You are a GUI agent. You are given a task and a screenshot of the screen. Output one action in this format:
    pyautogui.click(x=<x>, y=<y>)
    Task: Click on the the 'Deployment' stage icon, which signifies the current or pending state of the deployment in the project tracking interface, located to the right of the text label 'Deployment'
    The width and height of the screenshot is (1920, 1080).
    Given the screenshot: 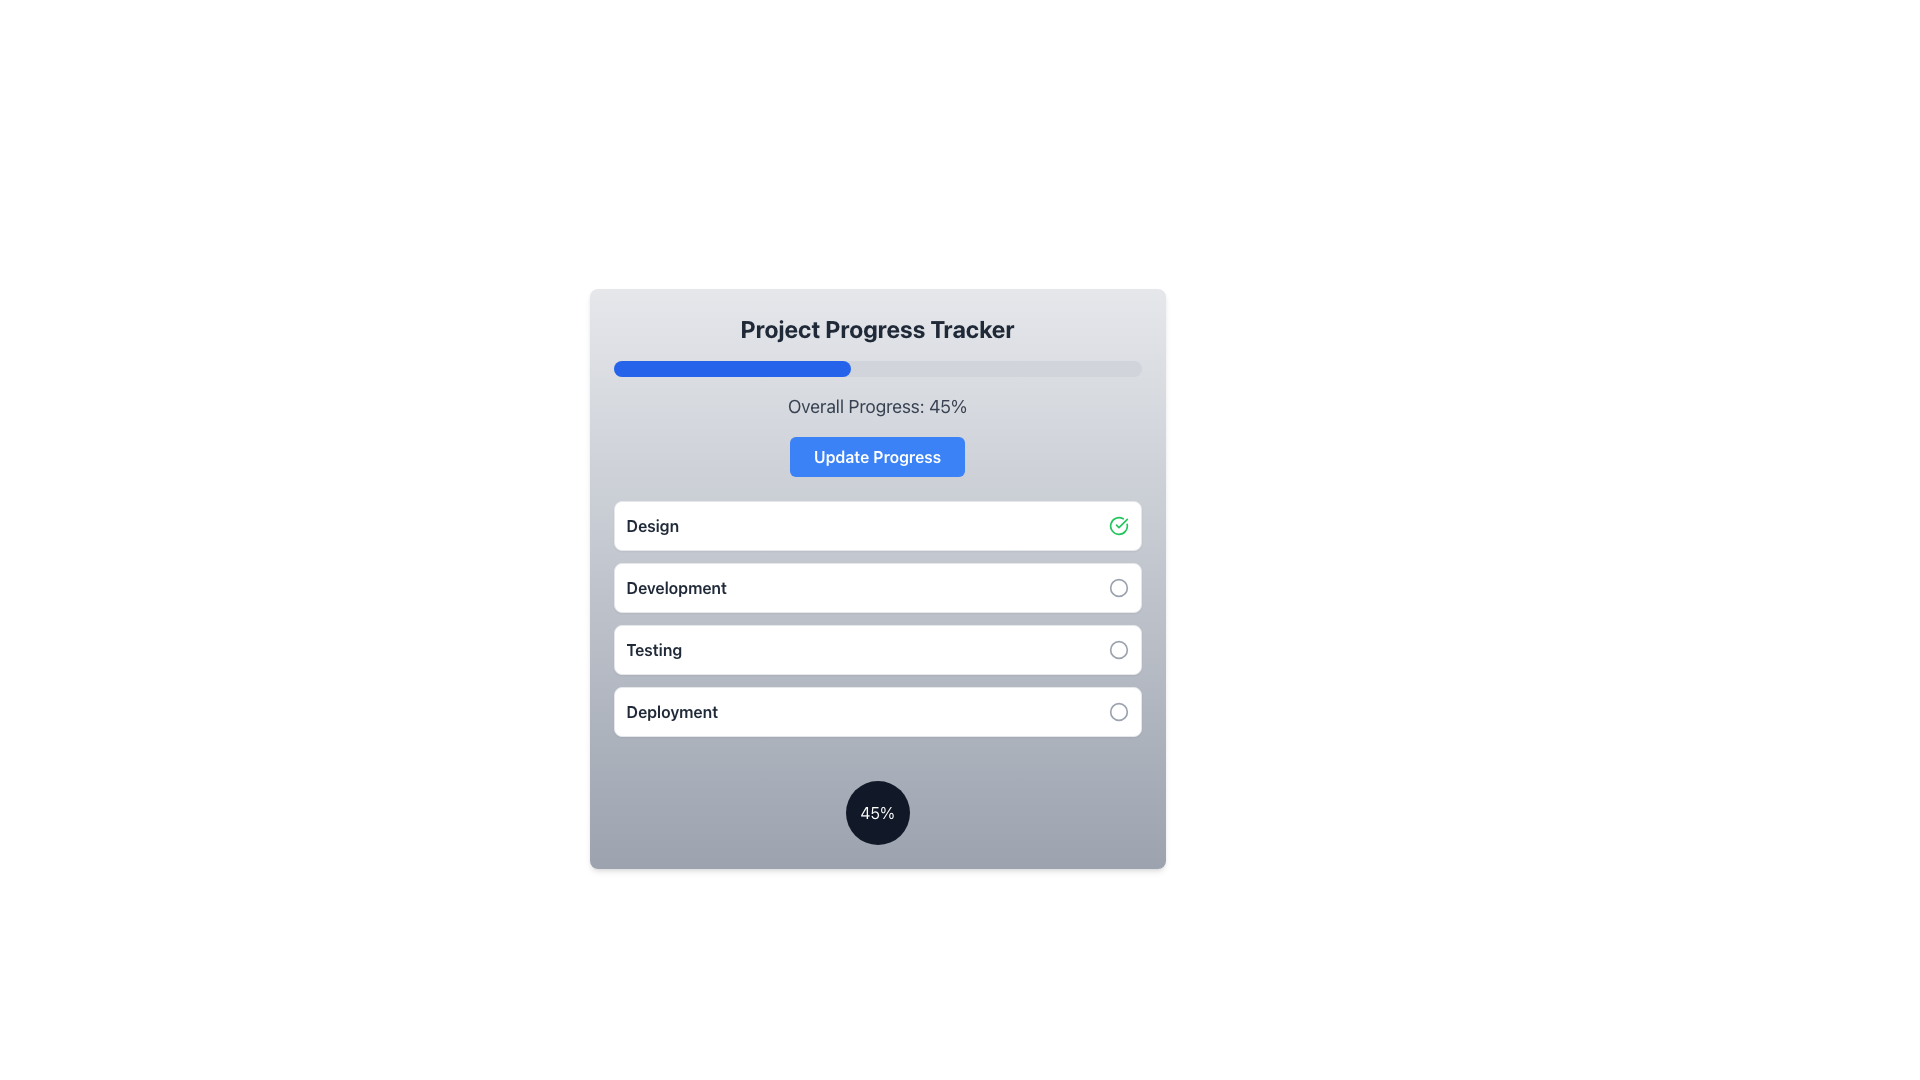 What is the action you would take?
    pyautogui.click(x=1117, y=711)
    